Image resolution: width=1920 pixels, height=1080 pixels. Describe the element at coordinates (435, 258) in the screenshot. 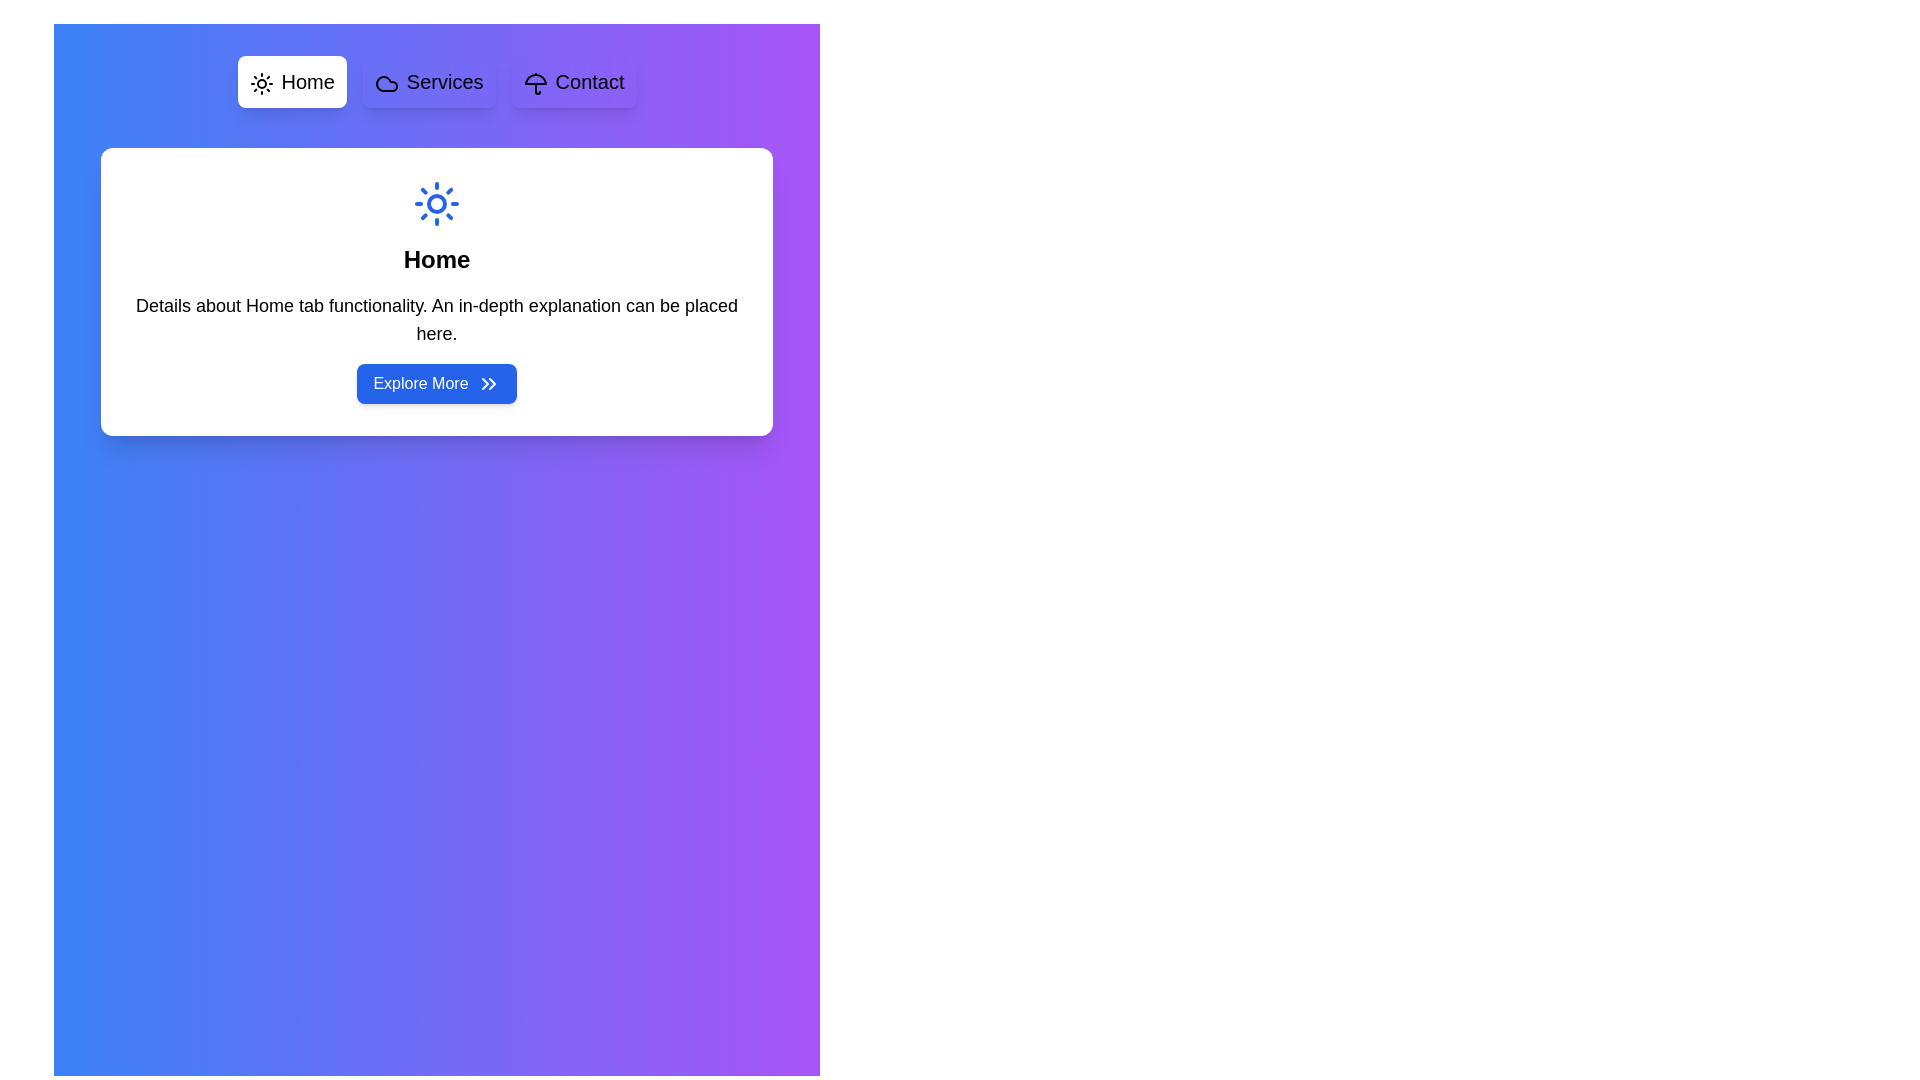

I see `the large, bold text element displaying 'Home' that serves as a title above a descriptive paragraph` at that location.